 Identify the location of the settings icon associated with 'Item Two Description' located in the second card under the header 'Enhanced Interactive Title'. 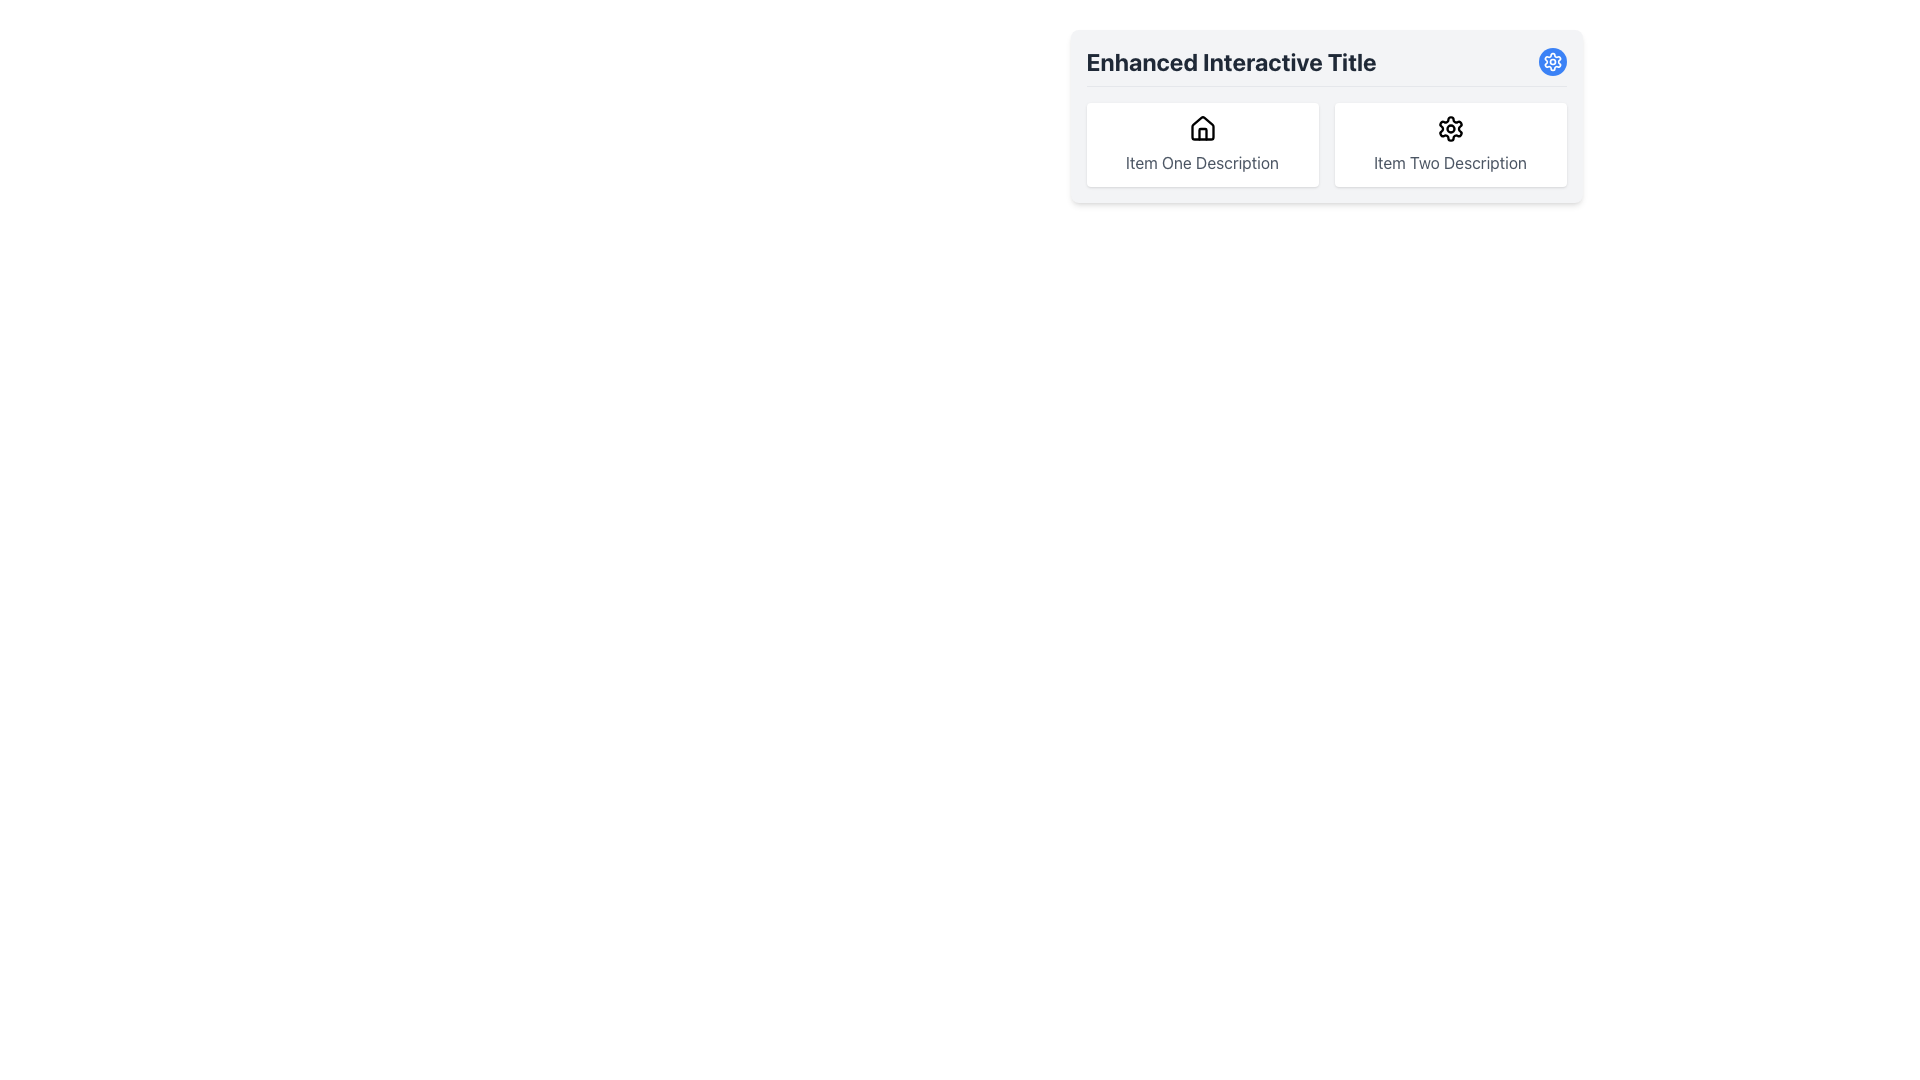
(1450, 128).